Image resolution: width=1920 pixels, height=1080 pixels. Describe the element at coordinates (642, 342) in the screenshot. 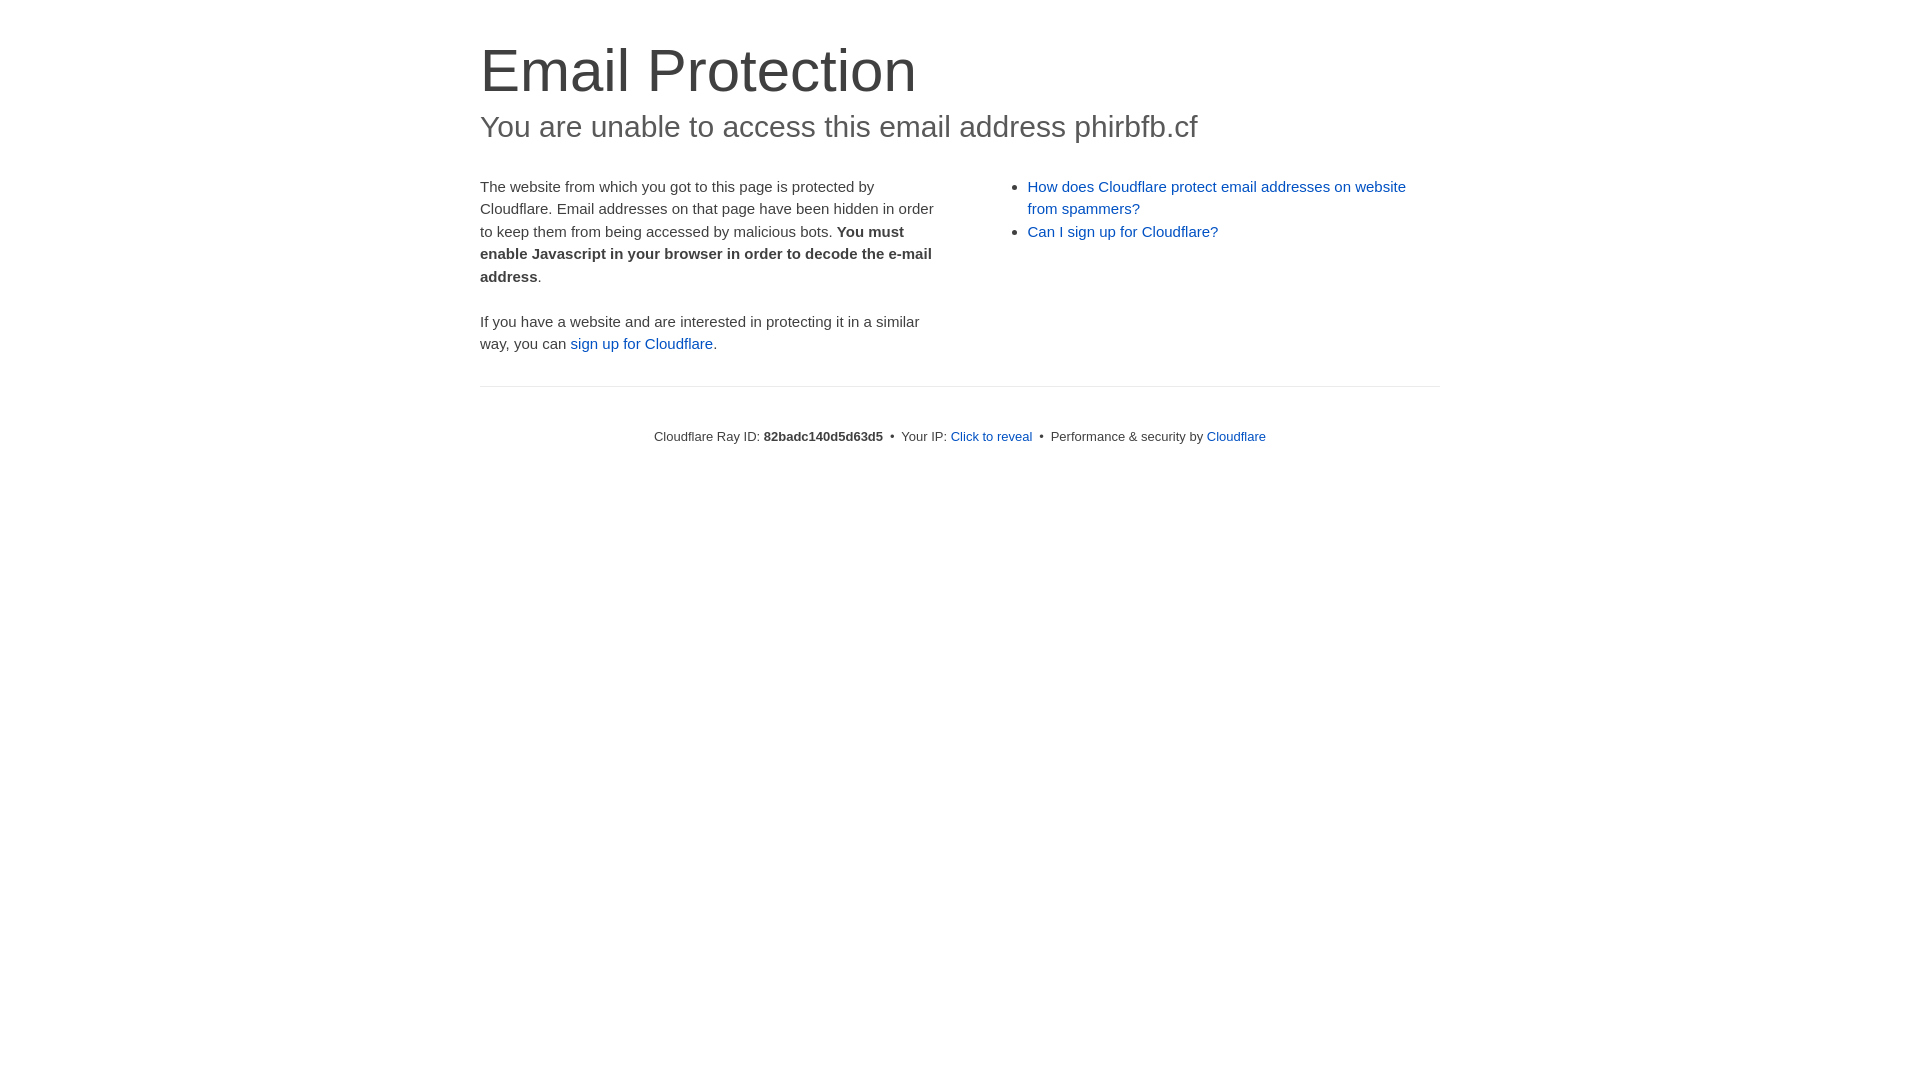

I see `'sign up for Cloudflare'` at that location.